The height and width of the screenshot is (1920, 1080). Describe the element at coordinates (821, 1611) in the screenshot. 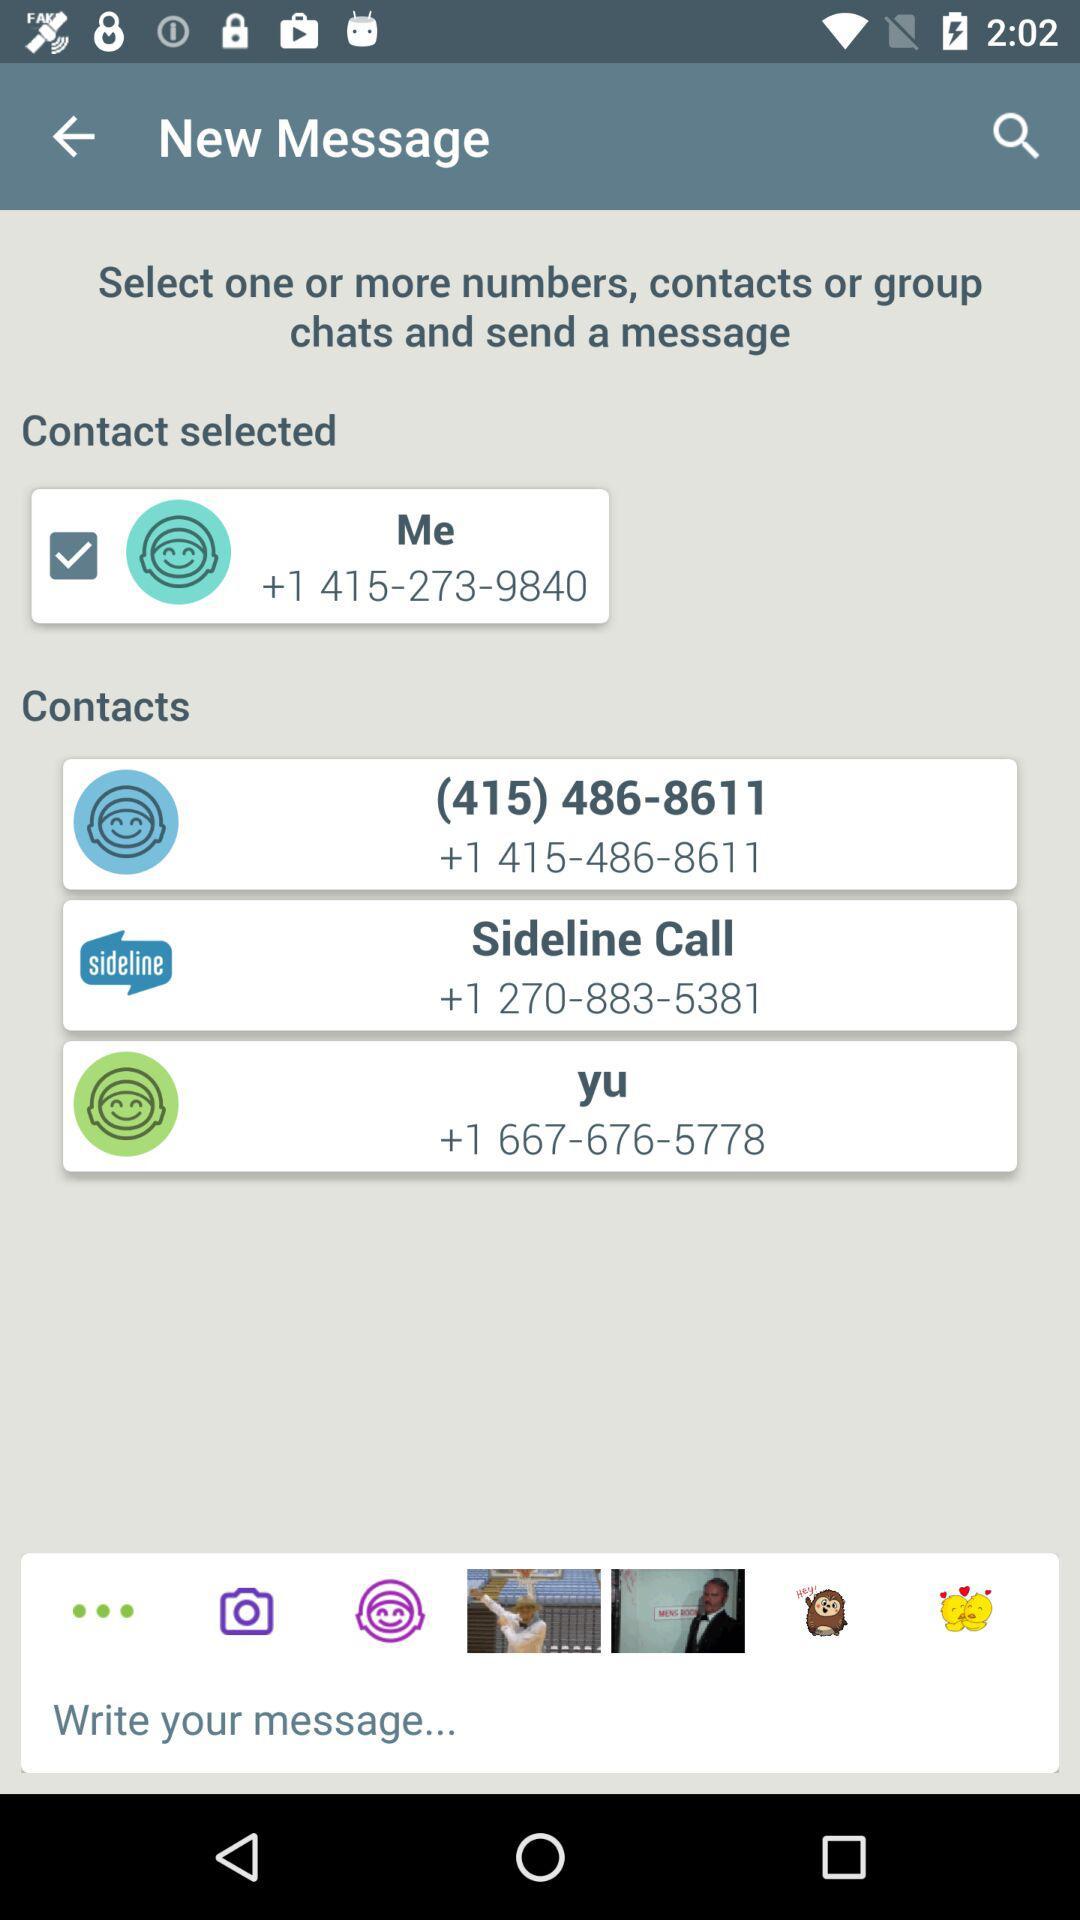

I see `insert hey cute hedgehog clip-art` at that location.